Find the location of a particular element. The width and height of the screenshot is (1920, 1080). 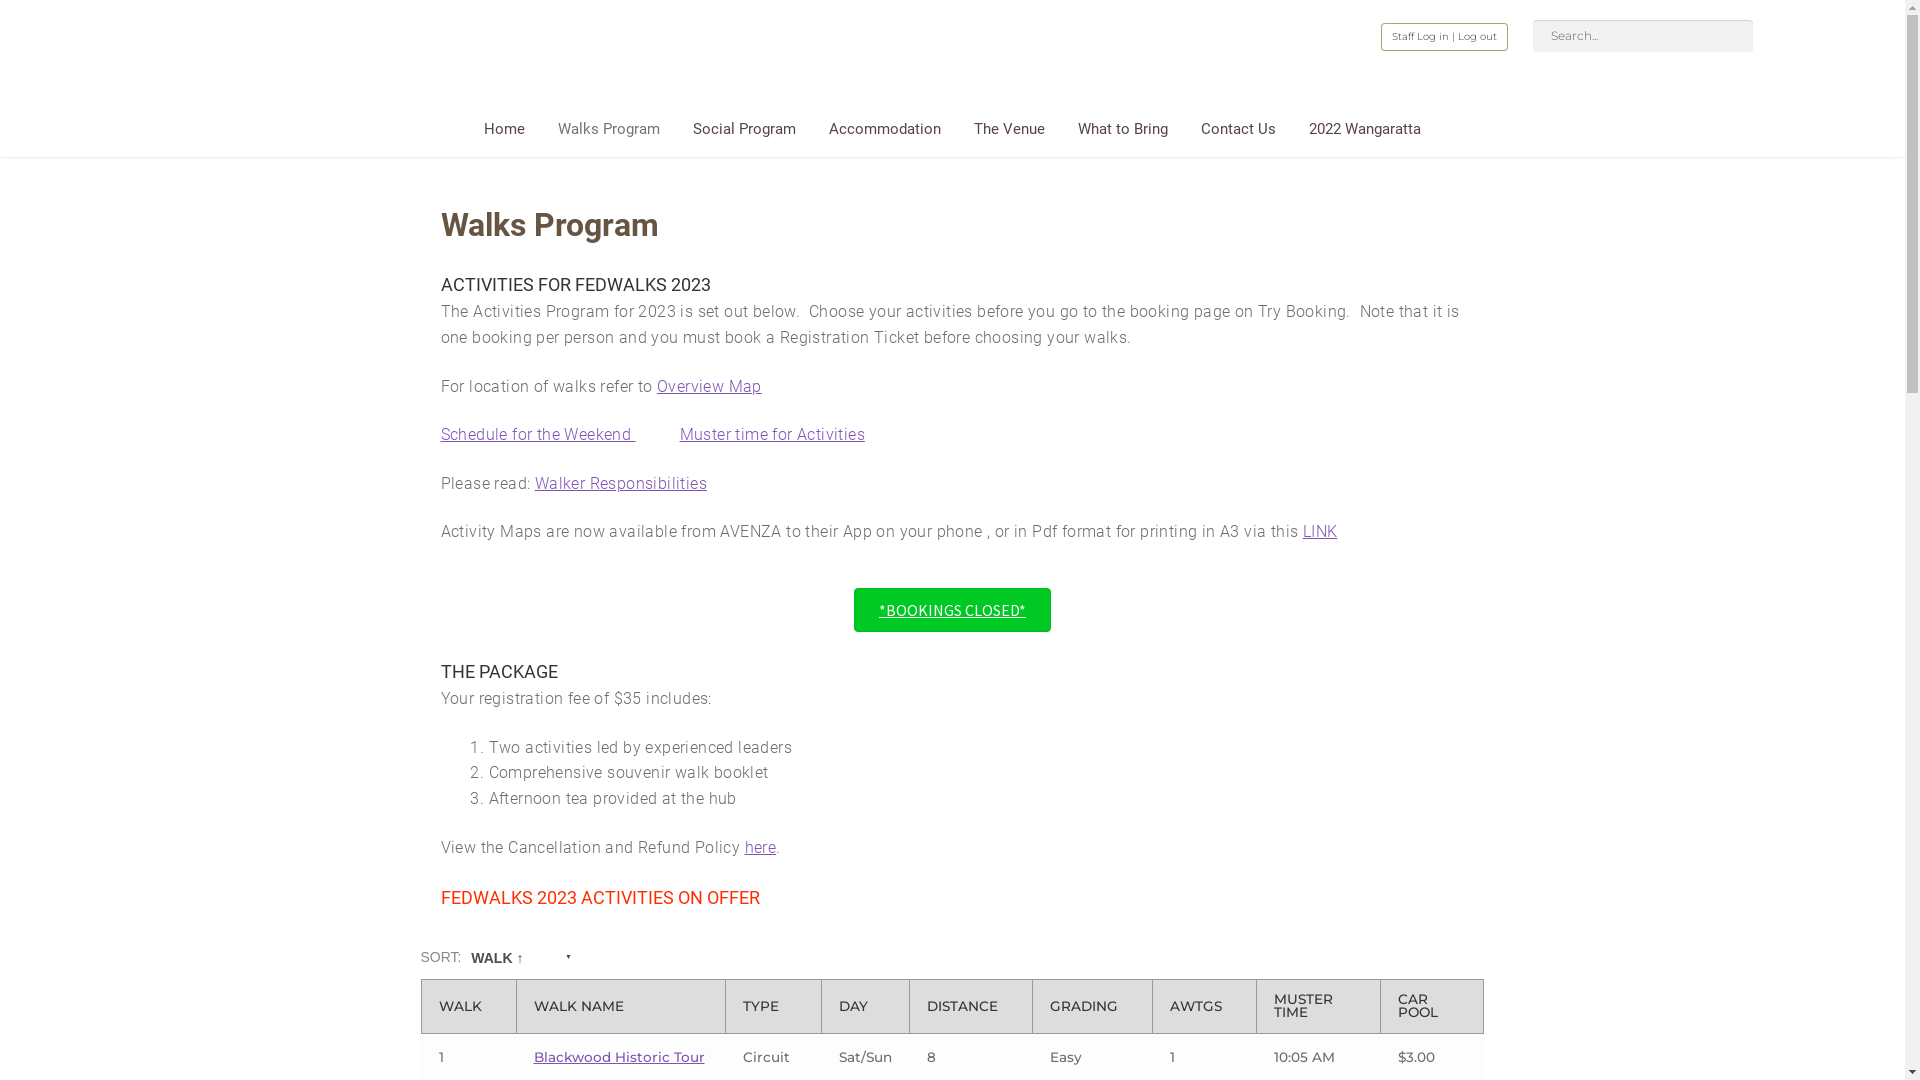

'here' is located at coordinates (760, 847).